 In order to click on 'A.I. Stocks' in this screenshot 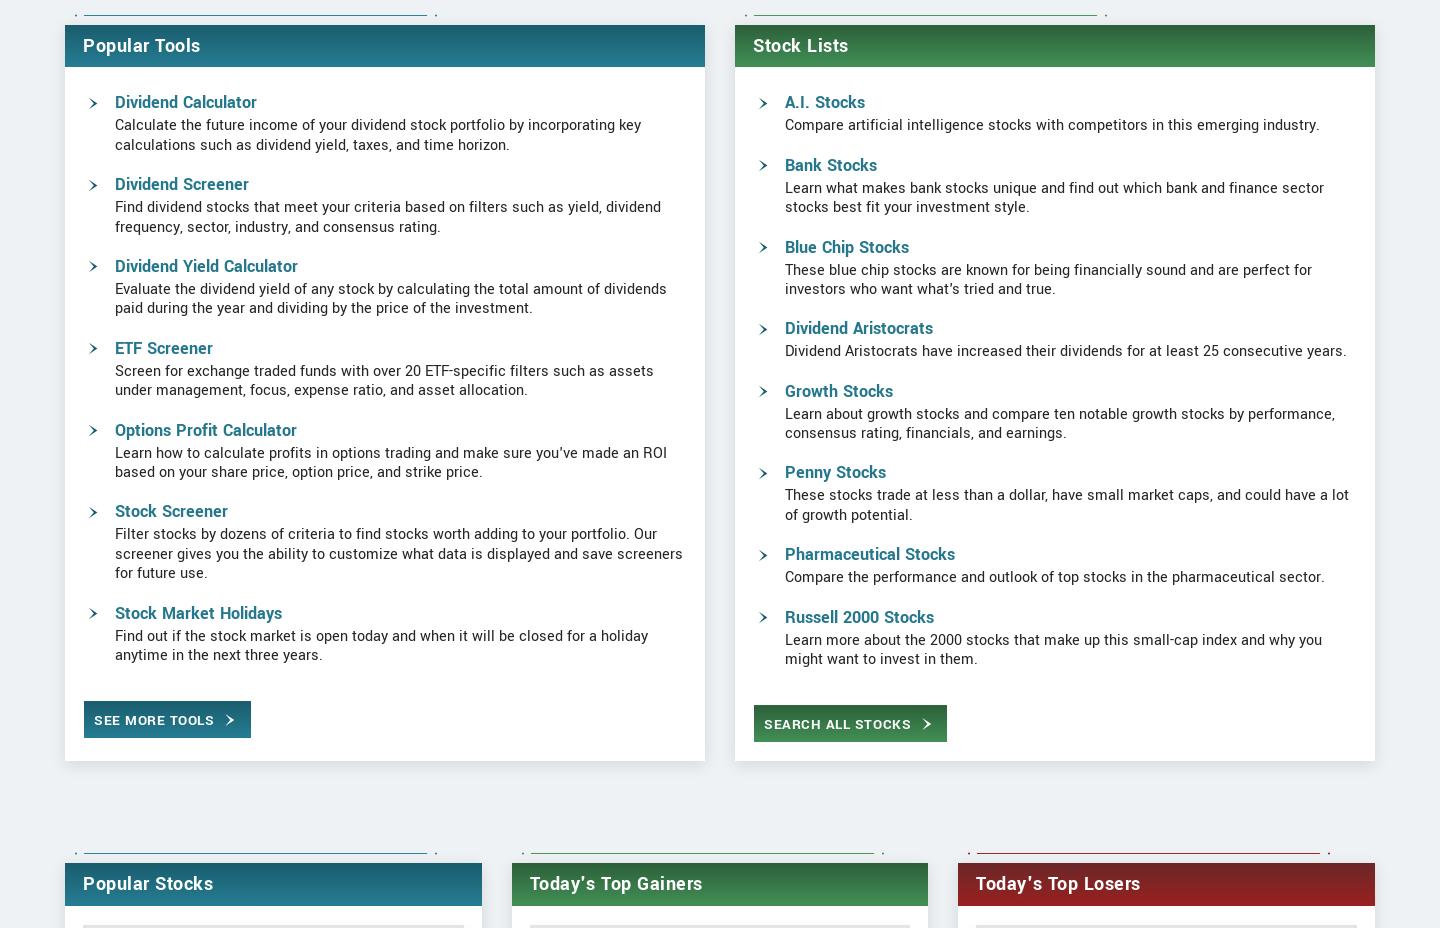, I will do `click(824, 167)`.